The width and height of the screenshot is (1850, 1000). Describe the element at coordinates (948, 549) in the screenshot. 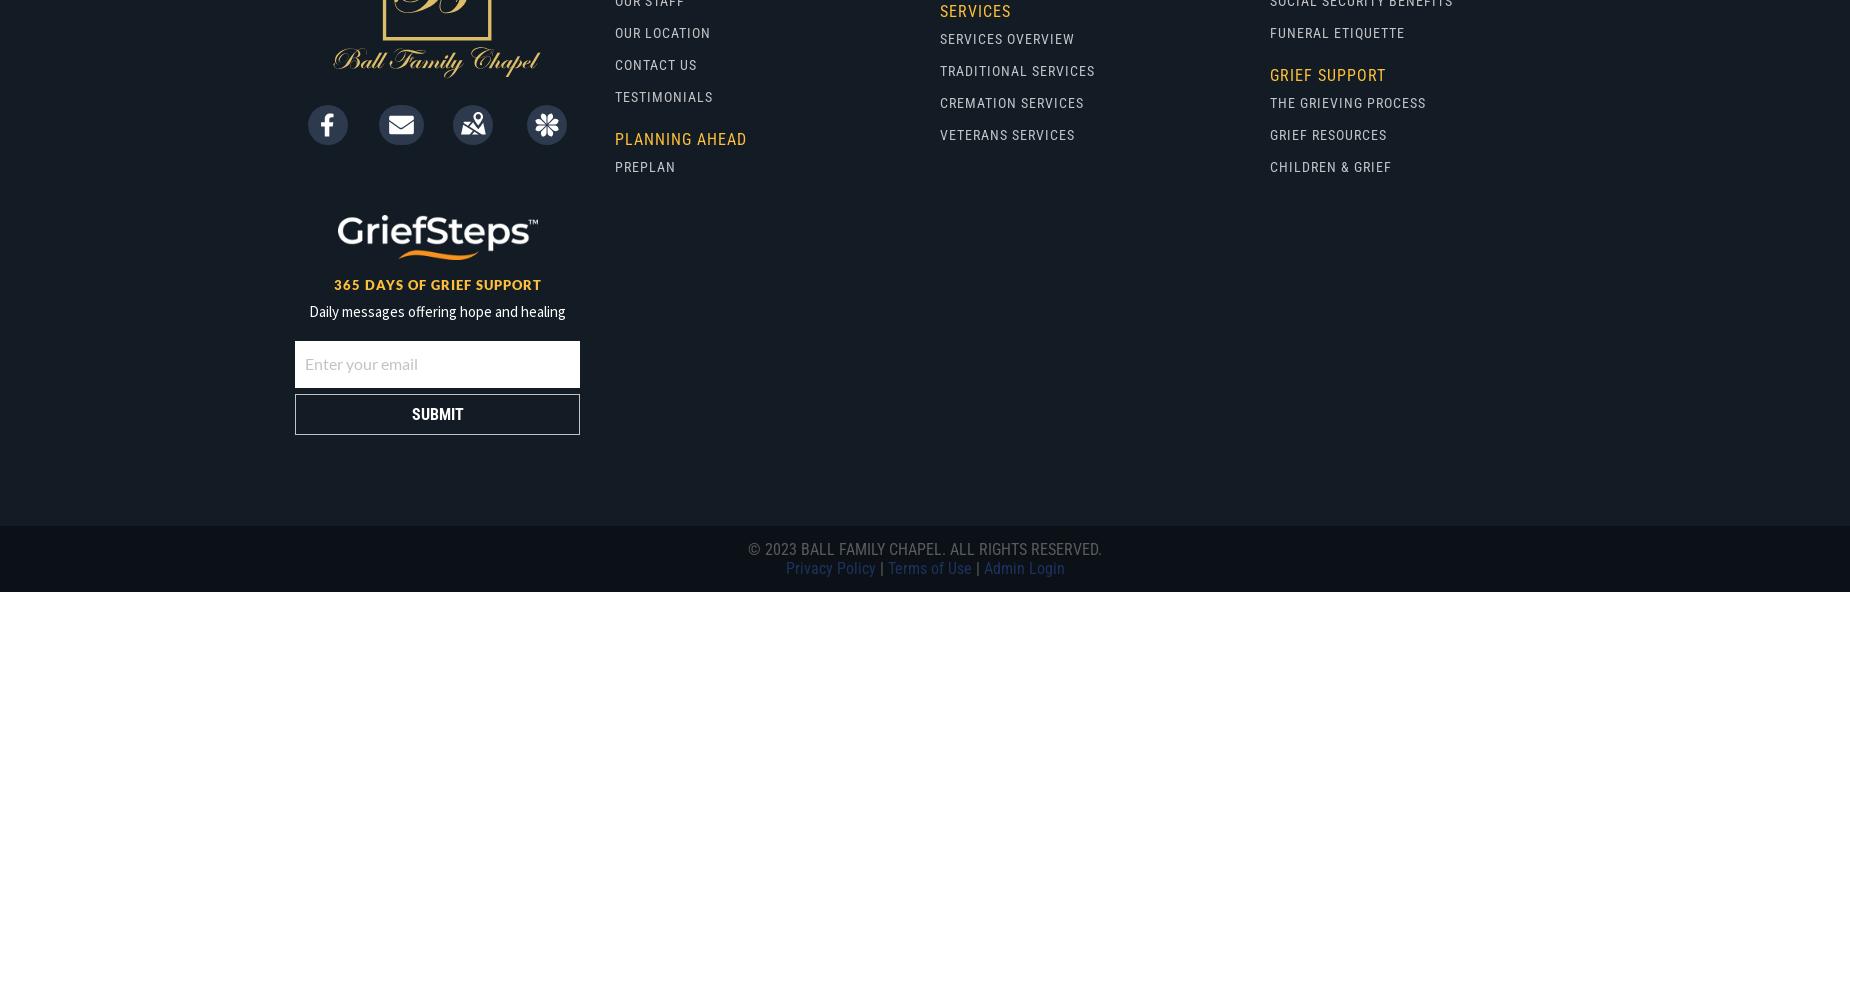

I see `'BALL FAMILY CHAPEL. ALL RIGHTS RESERVED.'` at that location.